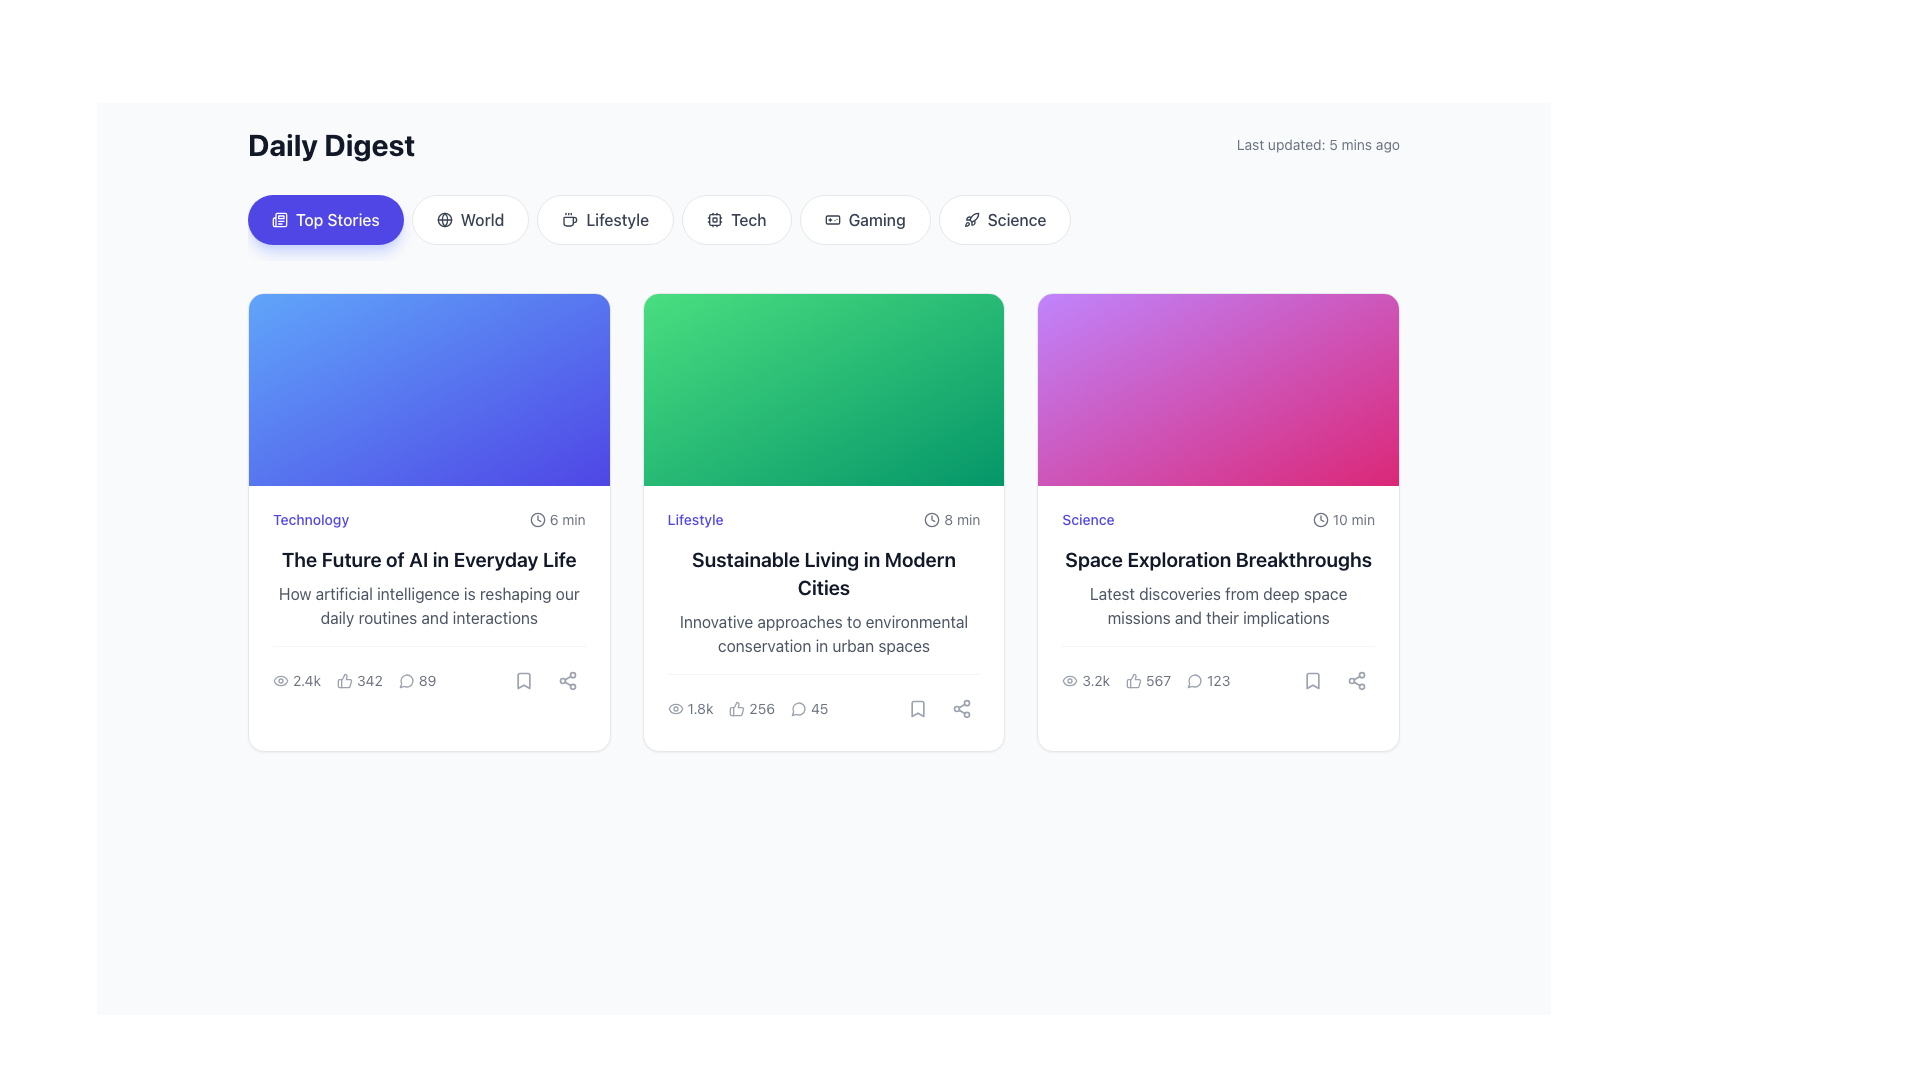  I want to click on the static text element displaying the number of comments related to the card titled 'Space Exploration Breakthroughs' in the 'Science' category, so click(1217, 672).